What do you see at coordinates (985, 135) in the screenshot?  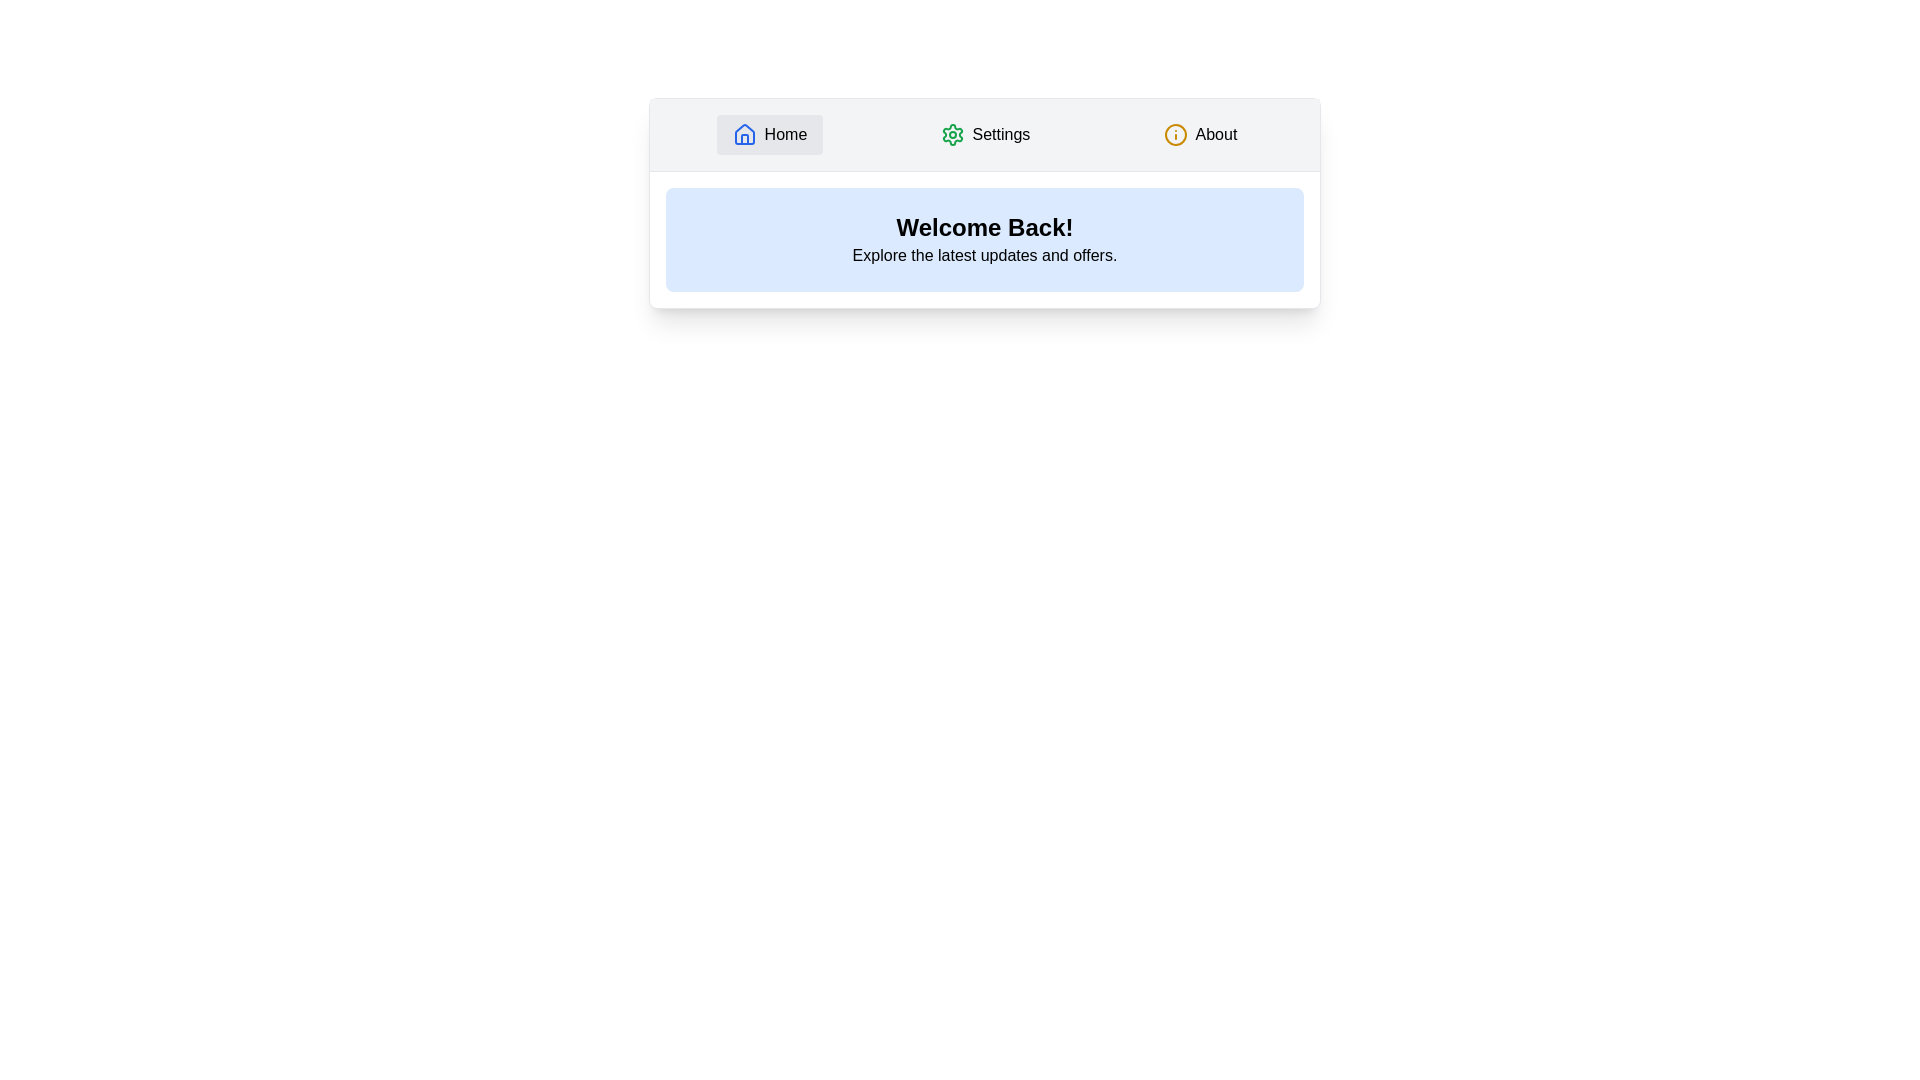 I see `the Settings tab to view its content` at bounding box center [985, 135].